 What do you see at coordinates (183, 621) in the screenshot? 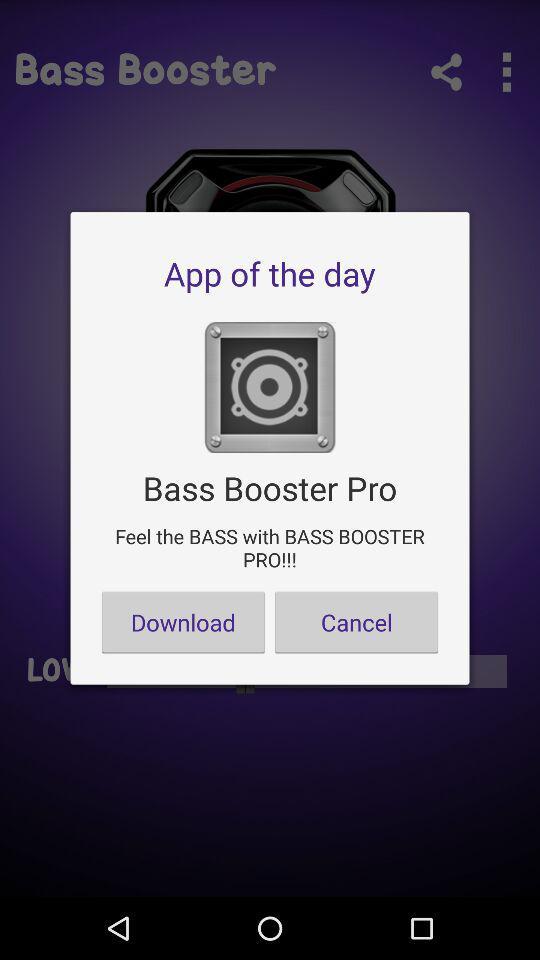
I see `the icon below feel the bass icon` at bounding box center [183, 621].